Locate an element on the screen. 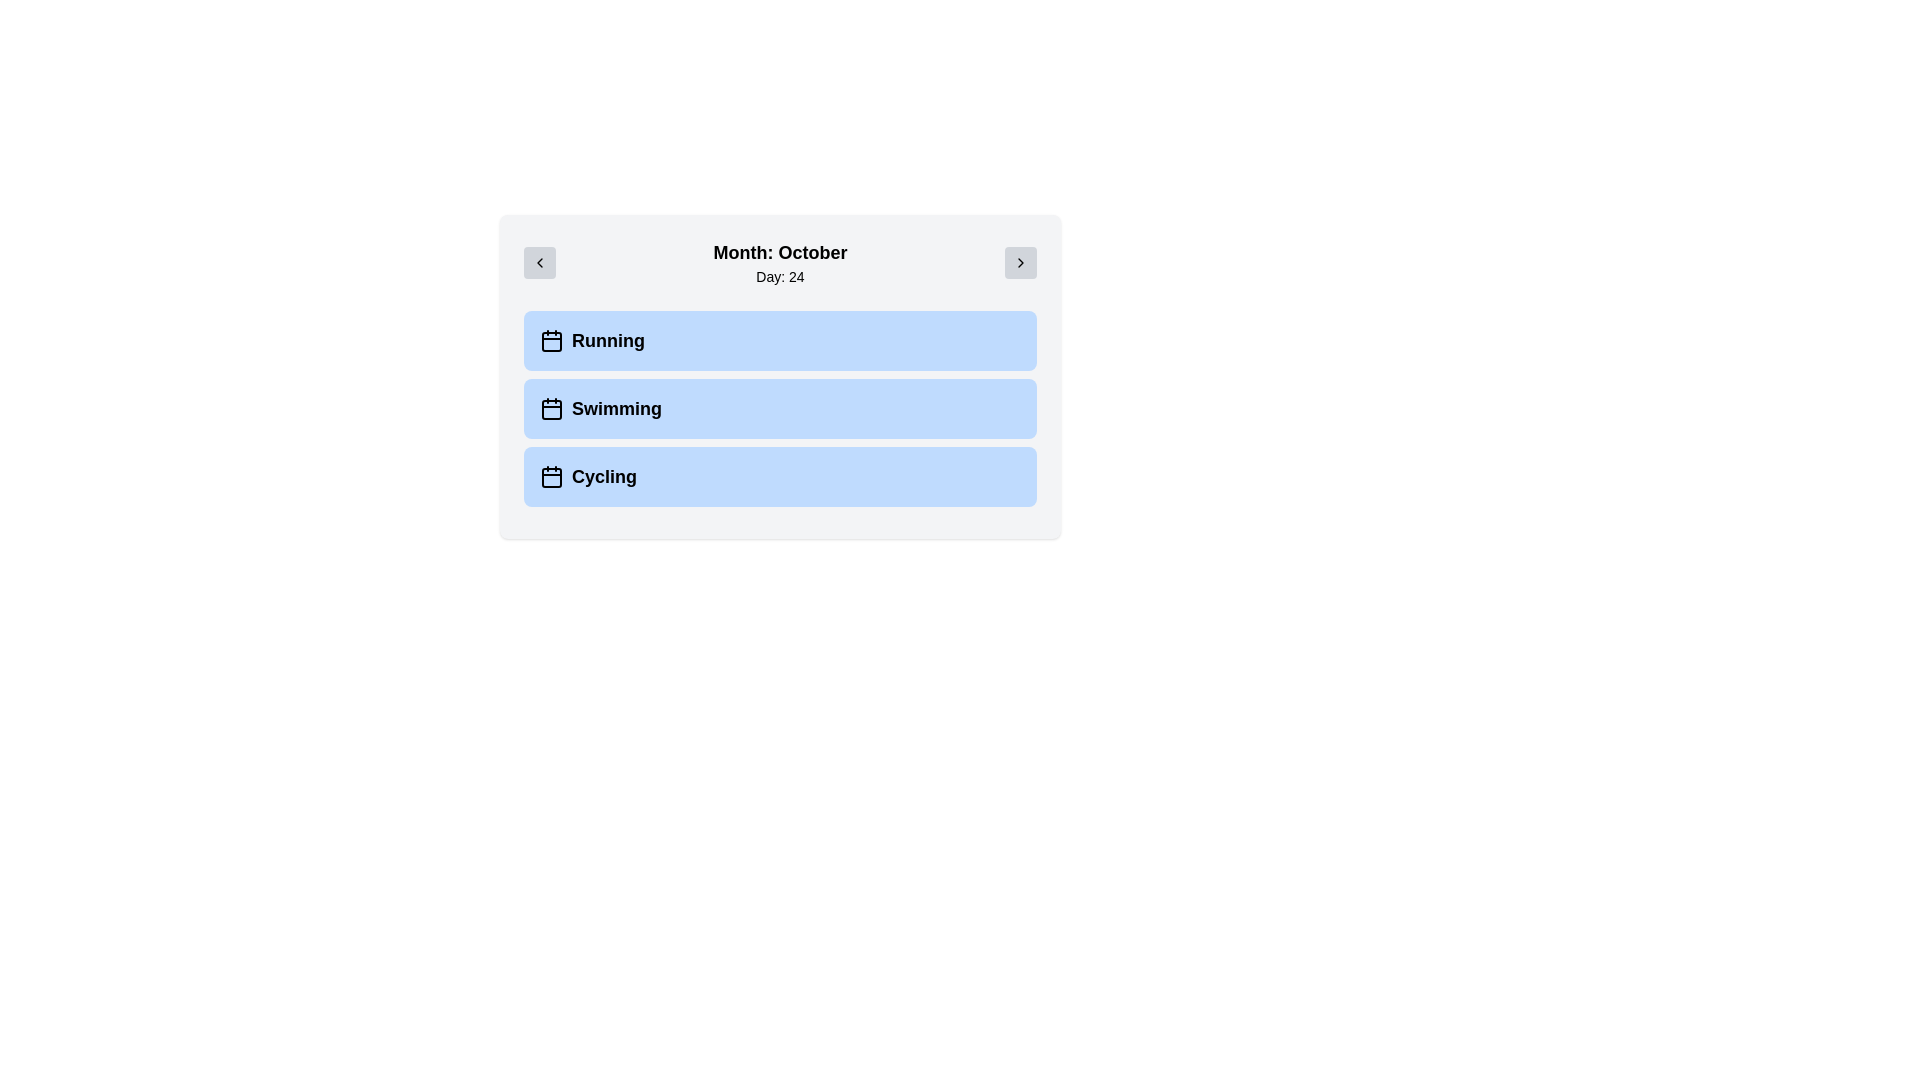 This screenshot has height=1080, width=1920. the right-facing chevron icon within the rounded square button adjacent to the 'Month: October' title area is located at coordinates (1021, 261).